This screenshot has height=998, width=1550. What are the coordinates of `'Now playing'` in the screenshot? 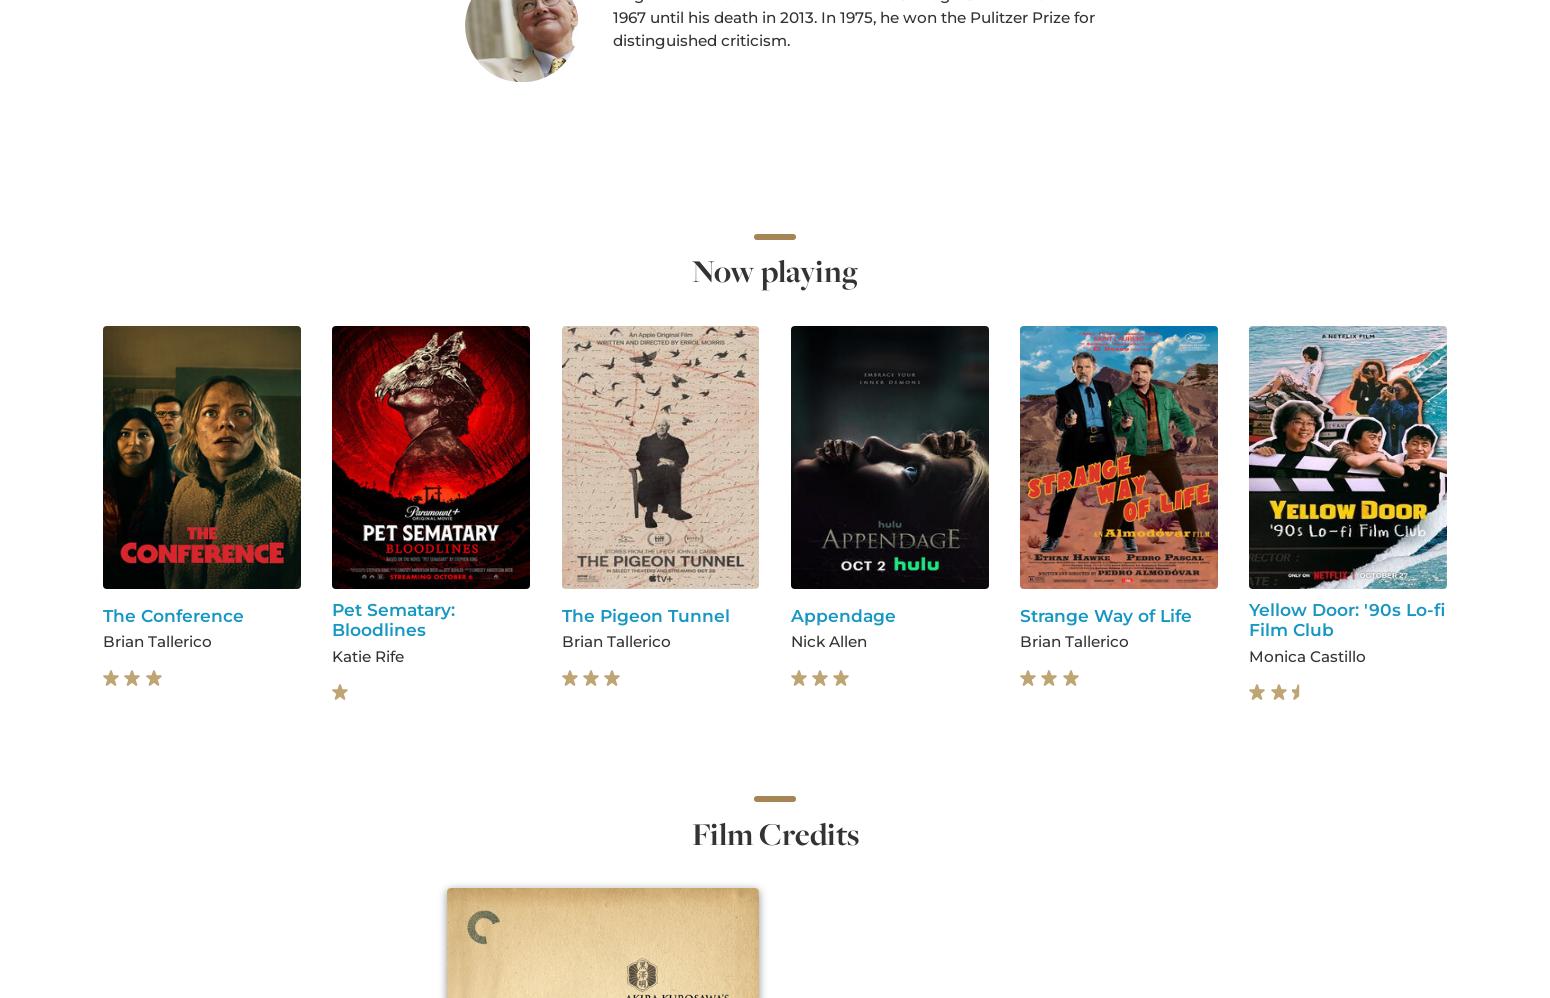 It's located at (775, 270).